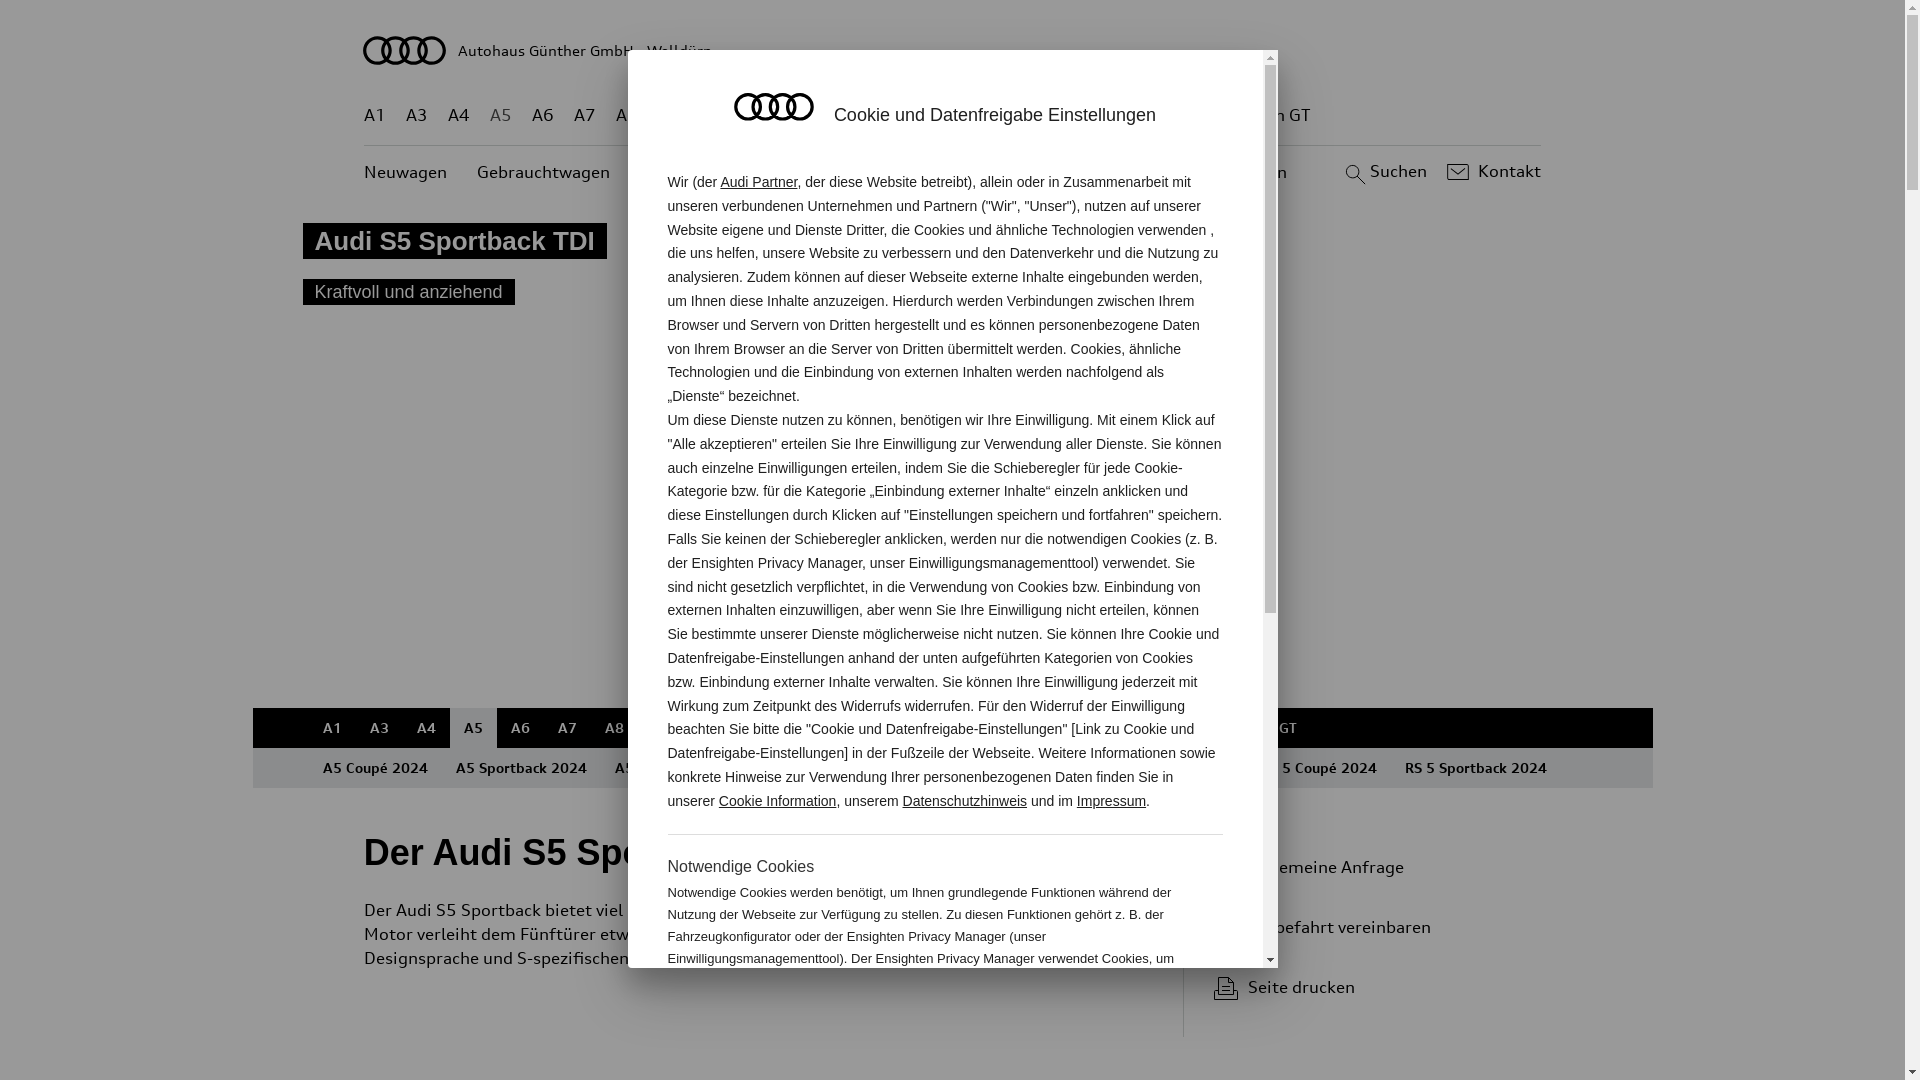 Image resolution: width=1920 pixels, height=1080 pixels. I want to click on 'A6', so click(542, 115).